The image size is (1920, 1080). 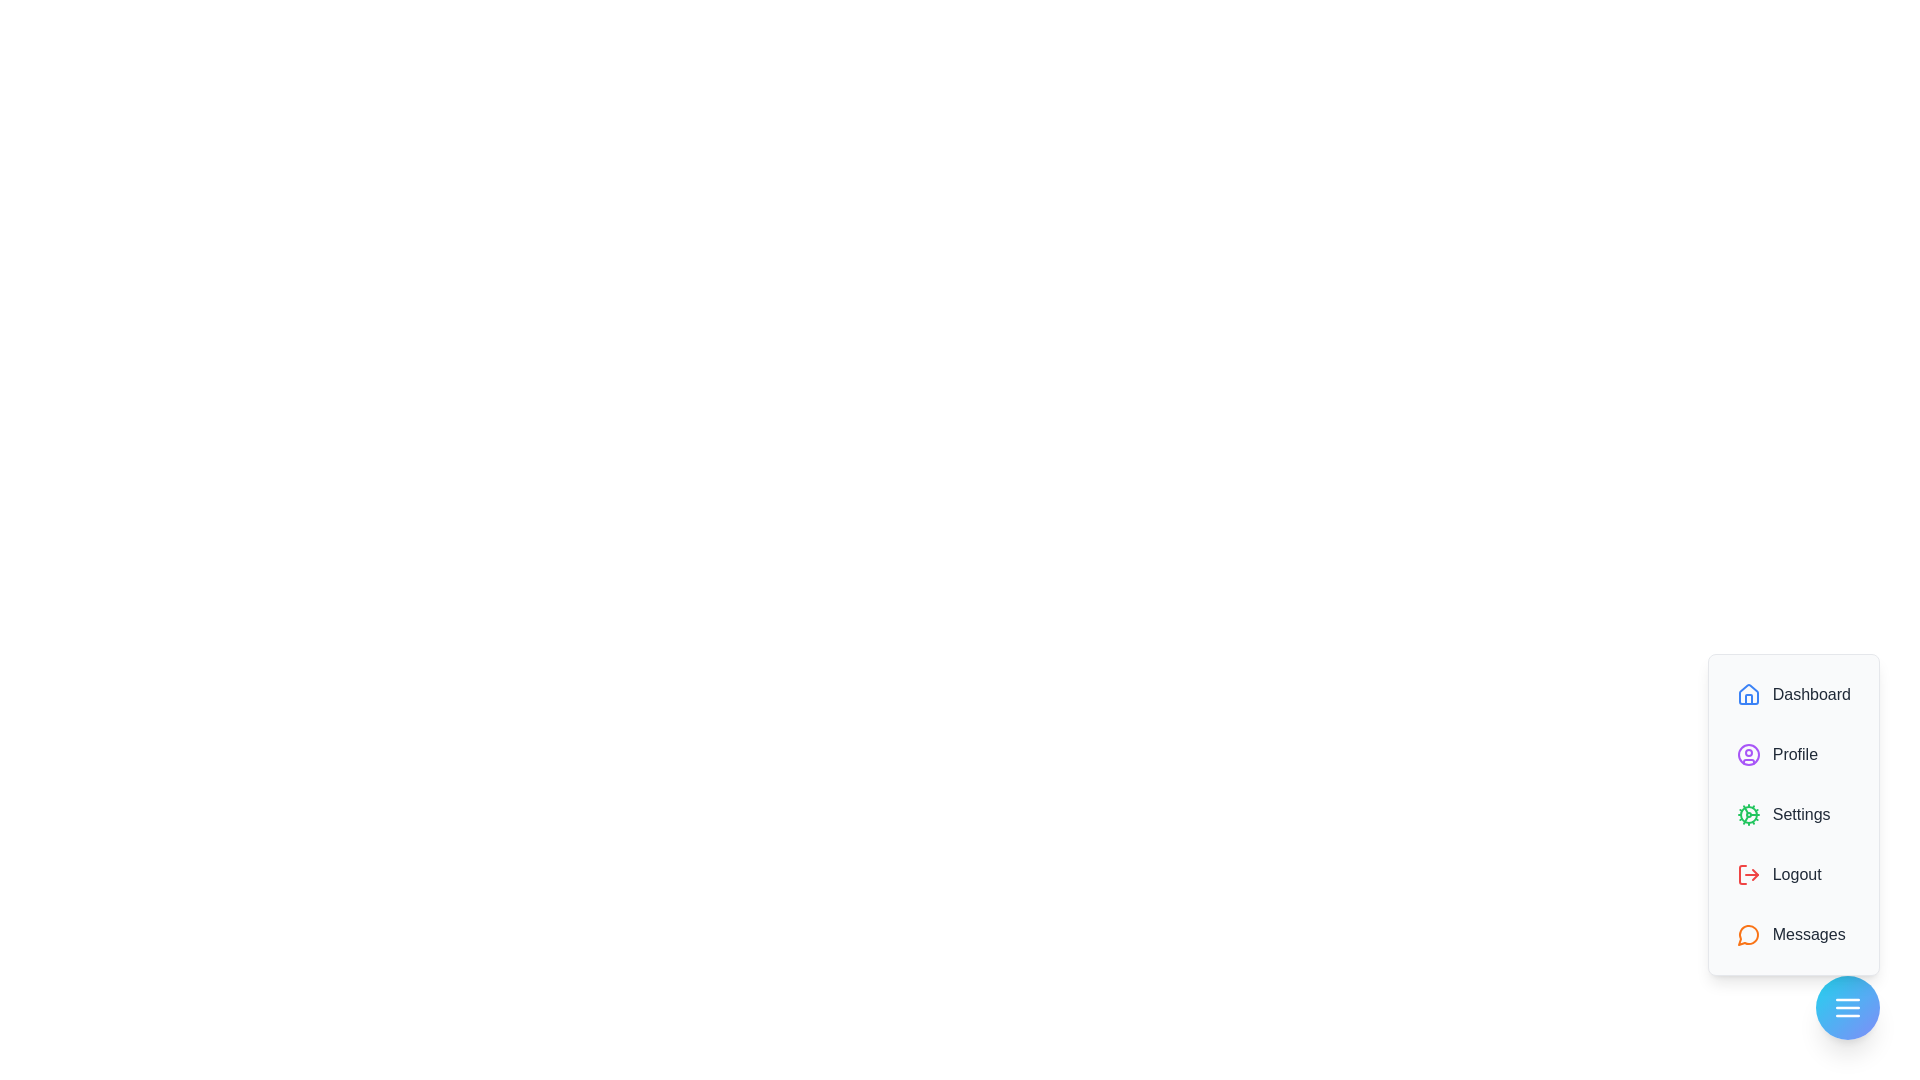 I want to click on the 'Logout' option in the menu, so click(x=1793, y=874).